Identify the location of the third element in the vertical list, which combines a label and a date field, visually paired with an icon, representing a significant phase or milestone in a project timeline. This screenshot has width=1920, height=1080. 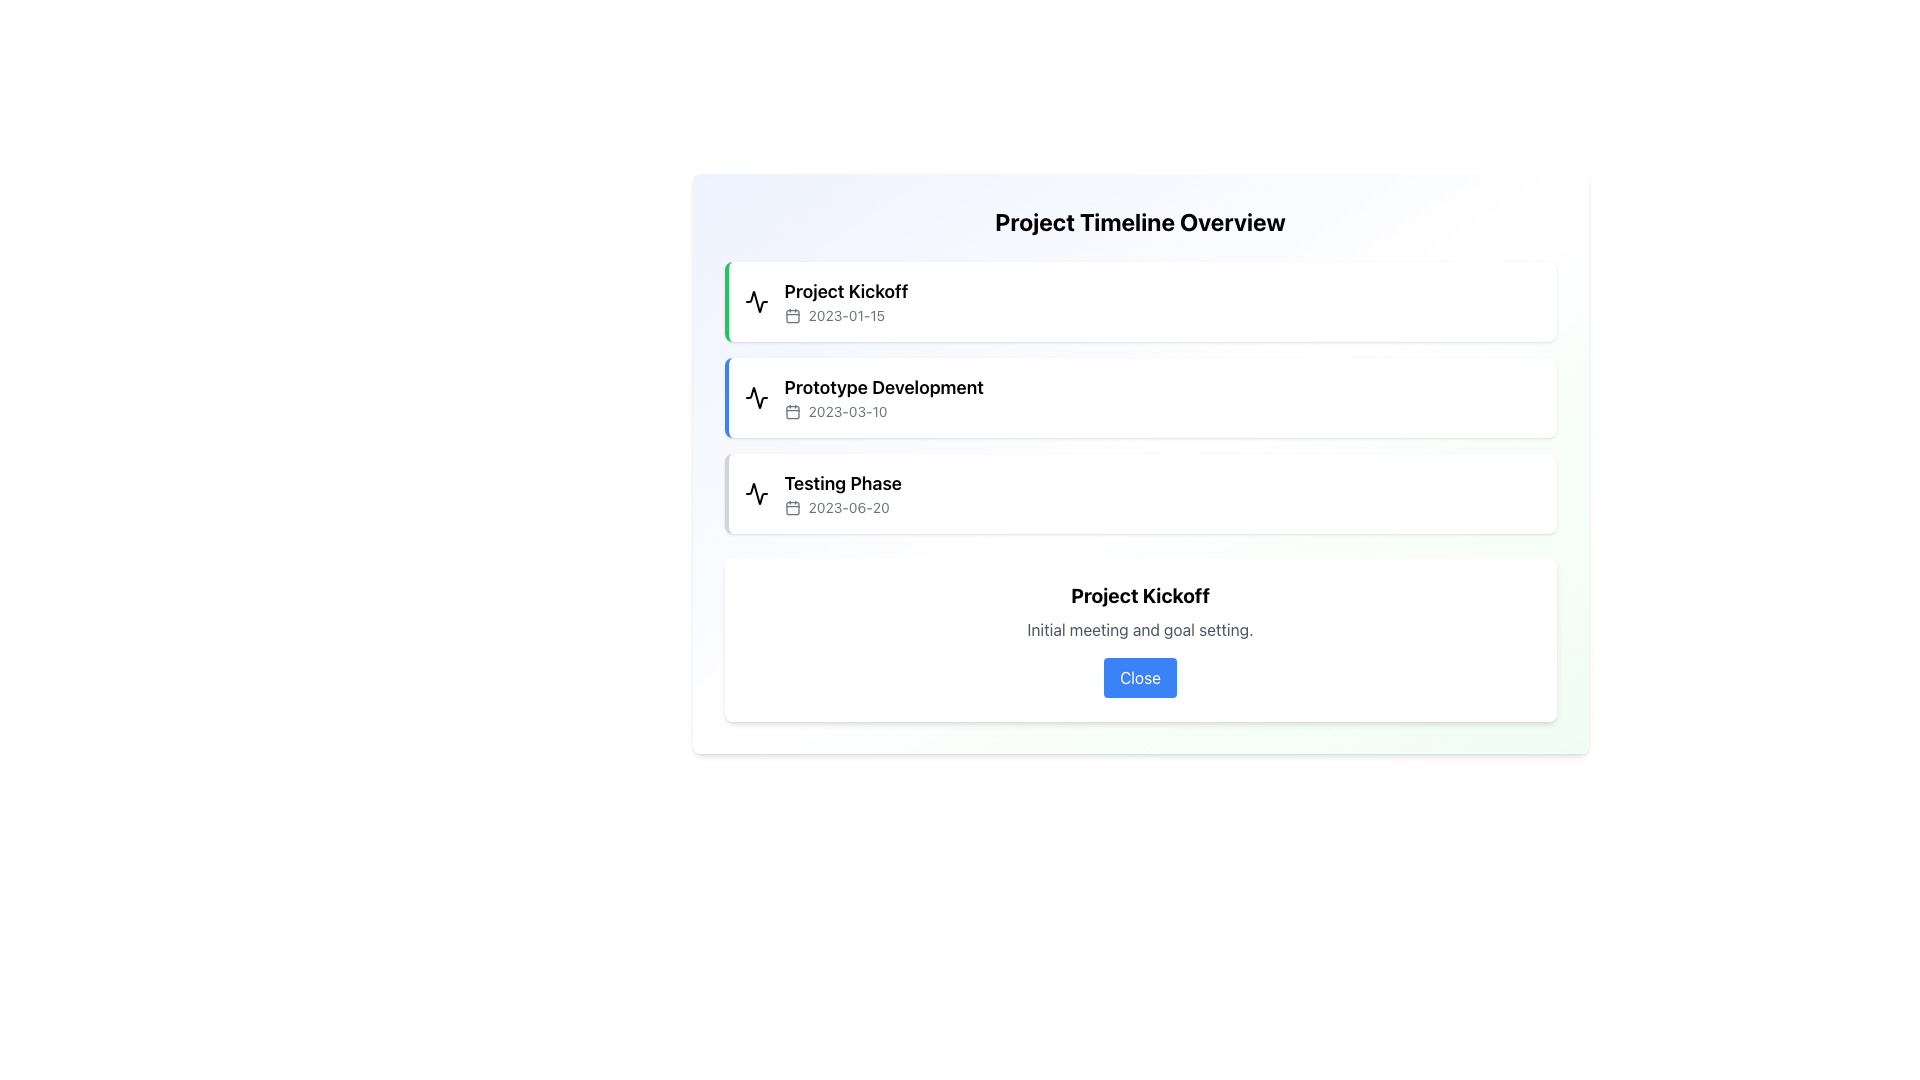
(843, 493).